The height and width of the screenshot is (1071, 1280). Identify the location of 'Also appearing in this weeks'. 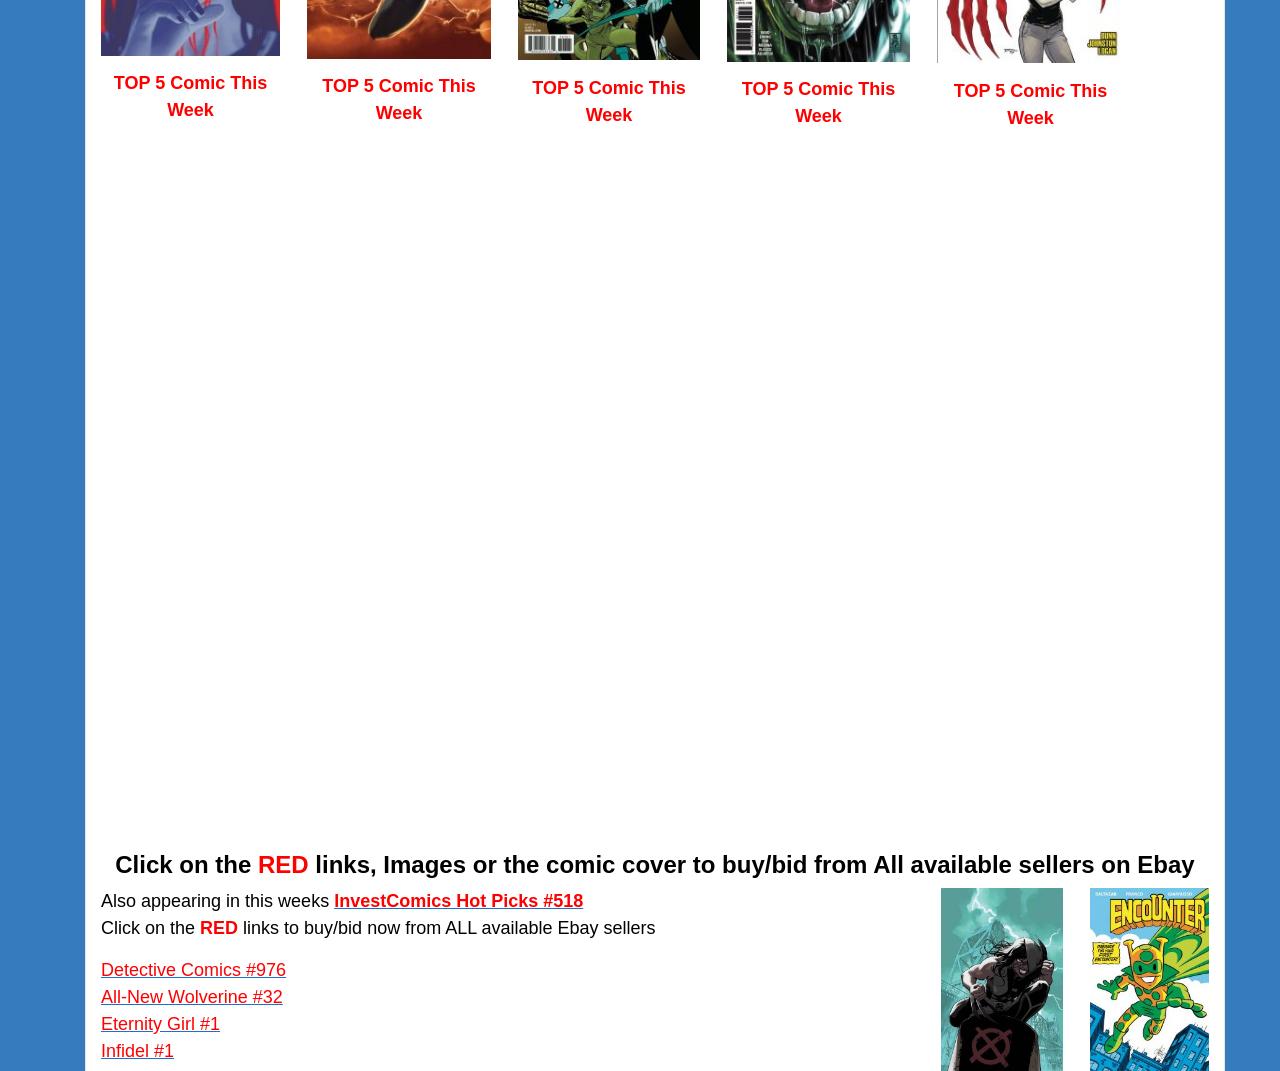
(99, 899).